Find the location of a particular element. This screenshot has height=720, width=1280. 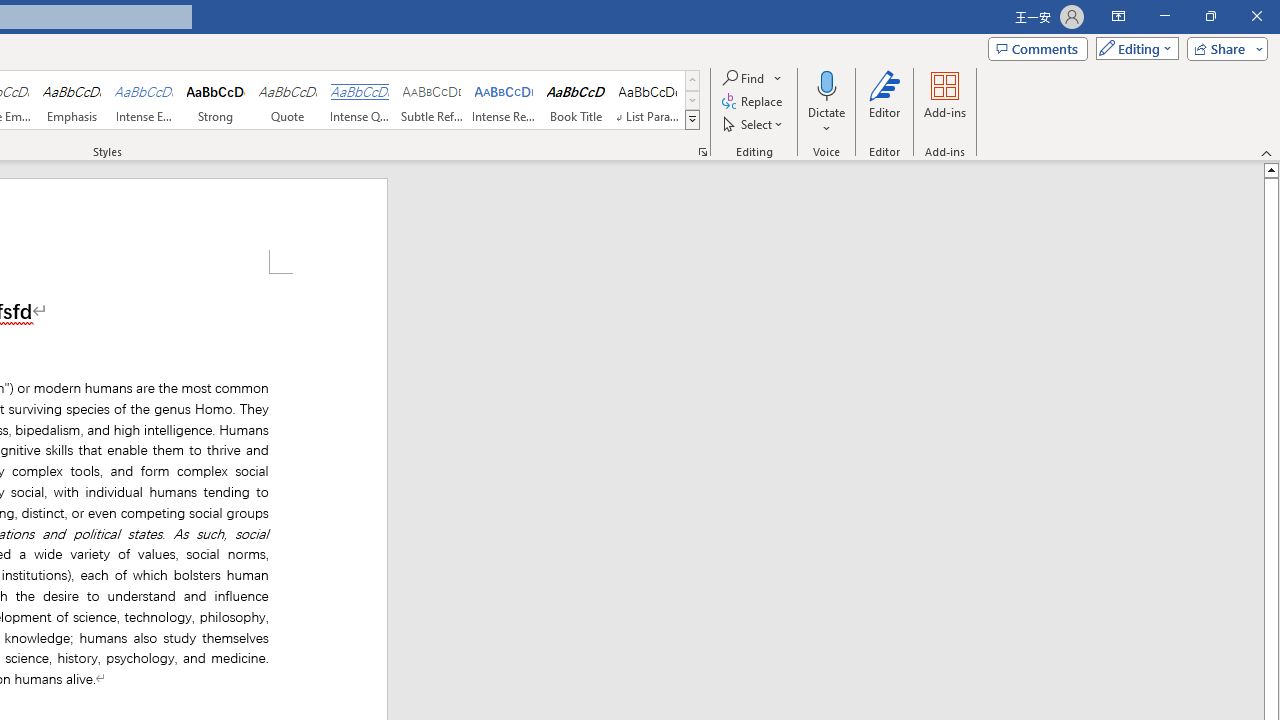

'Row up' is located at coordinates (692, 79).